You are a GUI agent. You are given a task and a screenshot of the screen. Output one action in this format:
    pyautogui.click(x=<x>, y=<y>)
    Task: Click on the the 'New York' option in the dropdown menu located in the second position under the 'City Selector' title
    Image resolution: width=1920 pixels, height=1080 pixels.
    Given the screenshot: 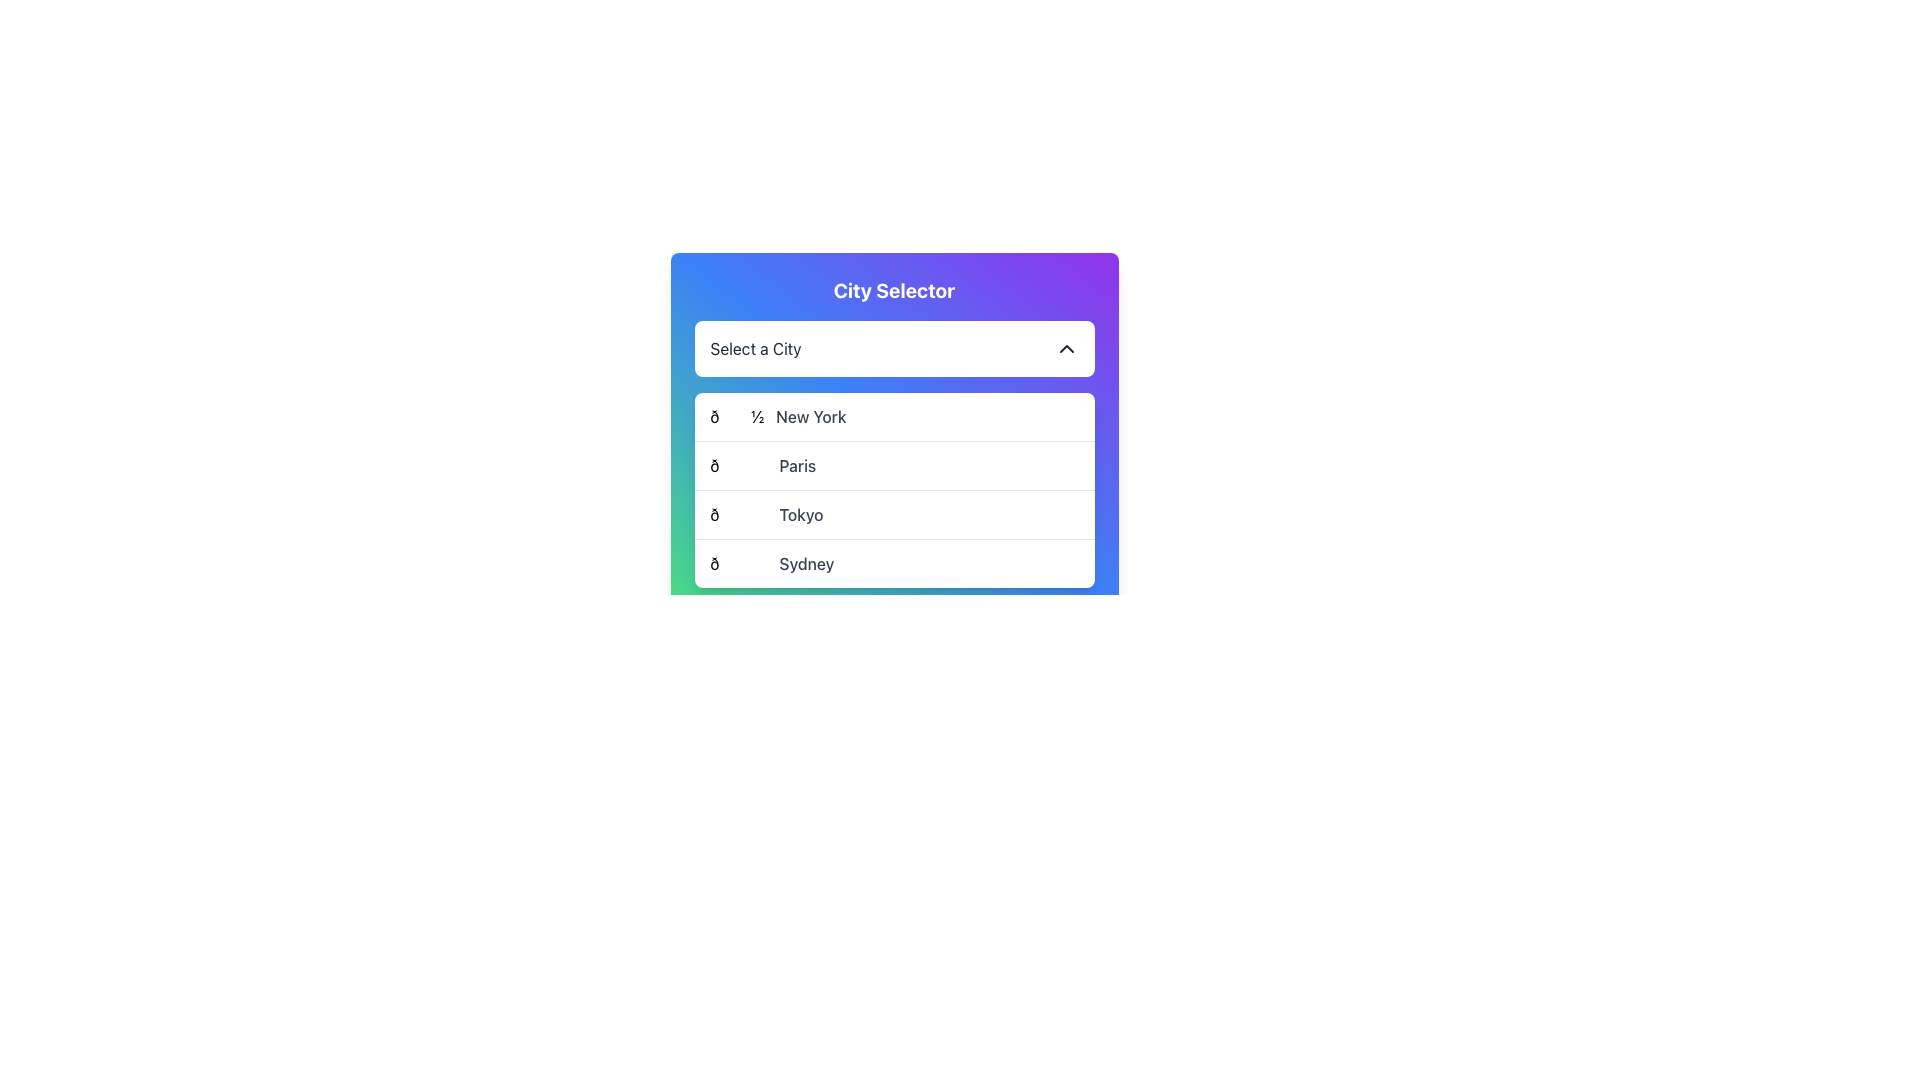 What is the action you would take?
    pyautogui.click(x=777, y=415)
    